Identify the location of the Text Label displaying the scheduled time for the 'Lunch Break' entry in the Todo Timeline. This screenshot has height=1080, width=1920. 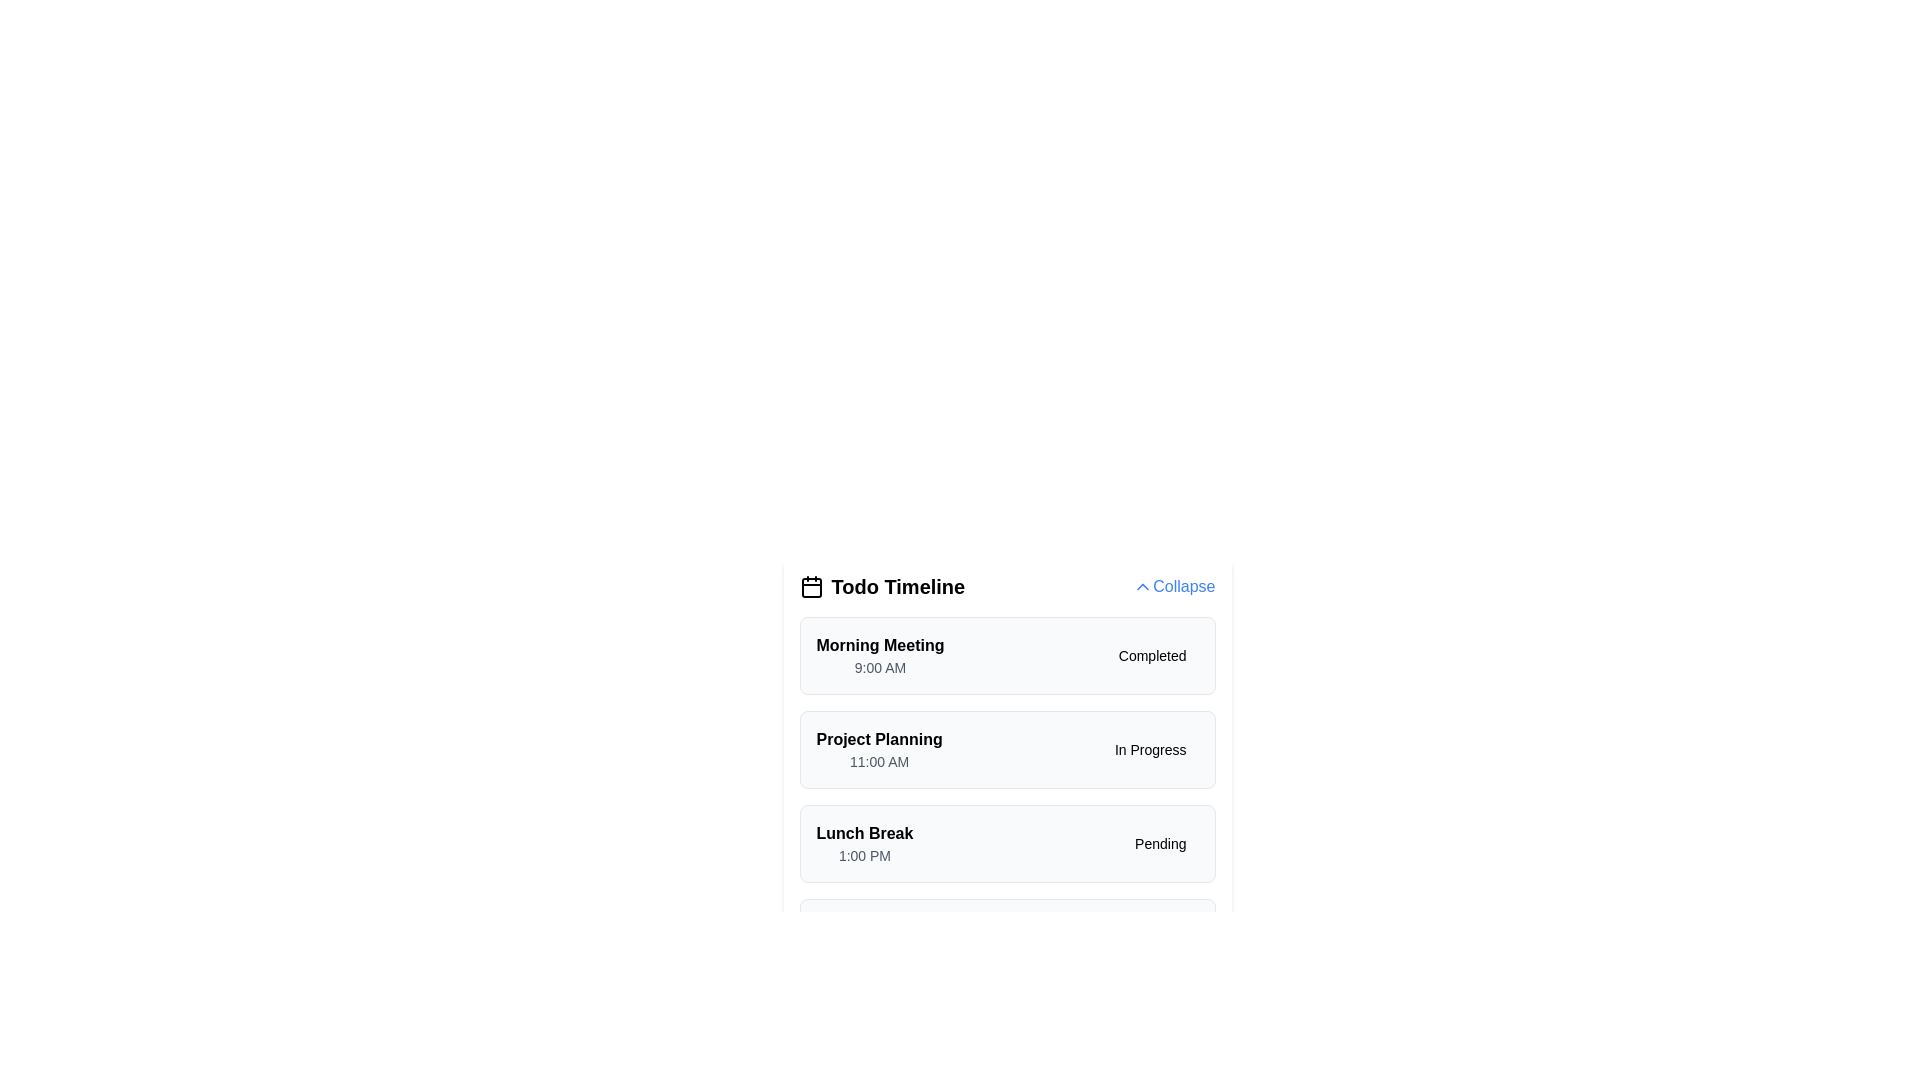
(864, 855).